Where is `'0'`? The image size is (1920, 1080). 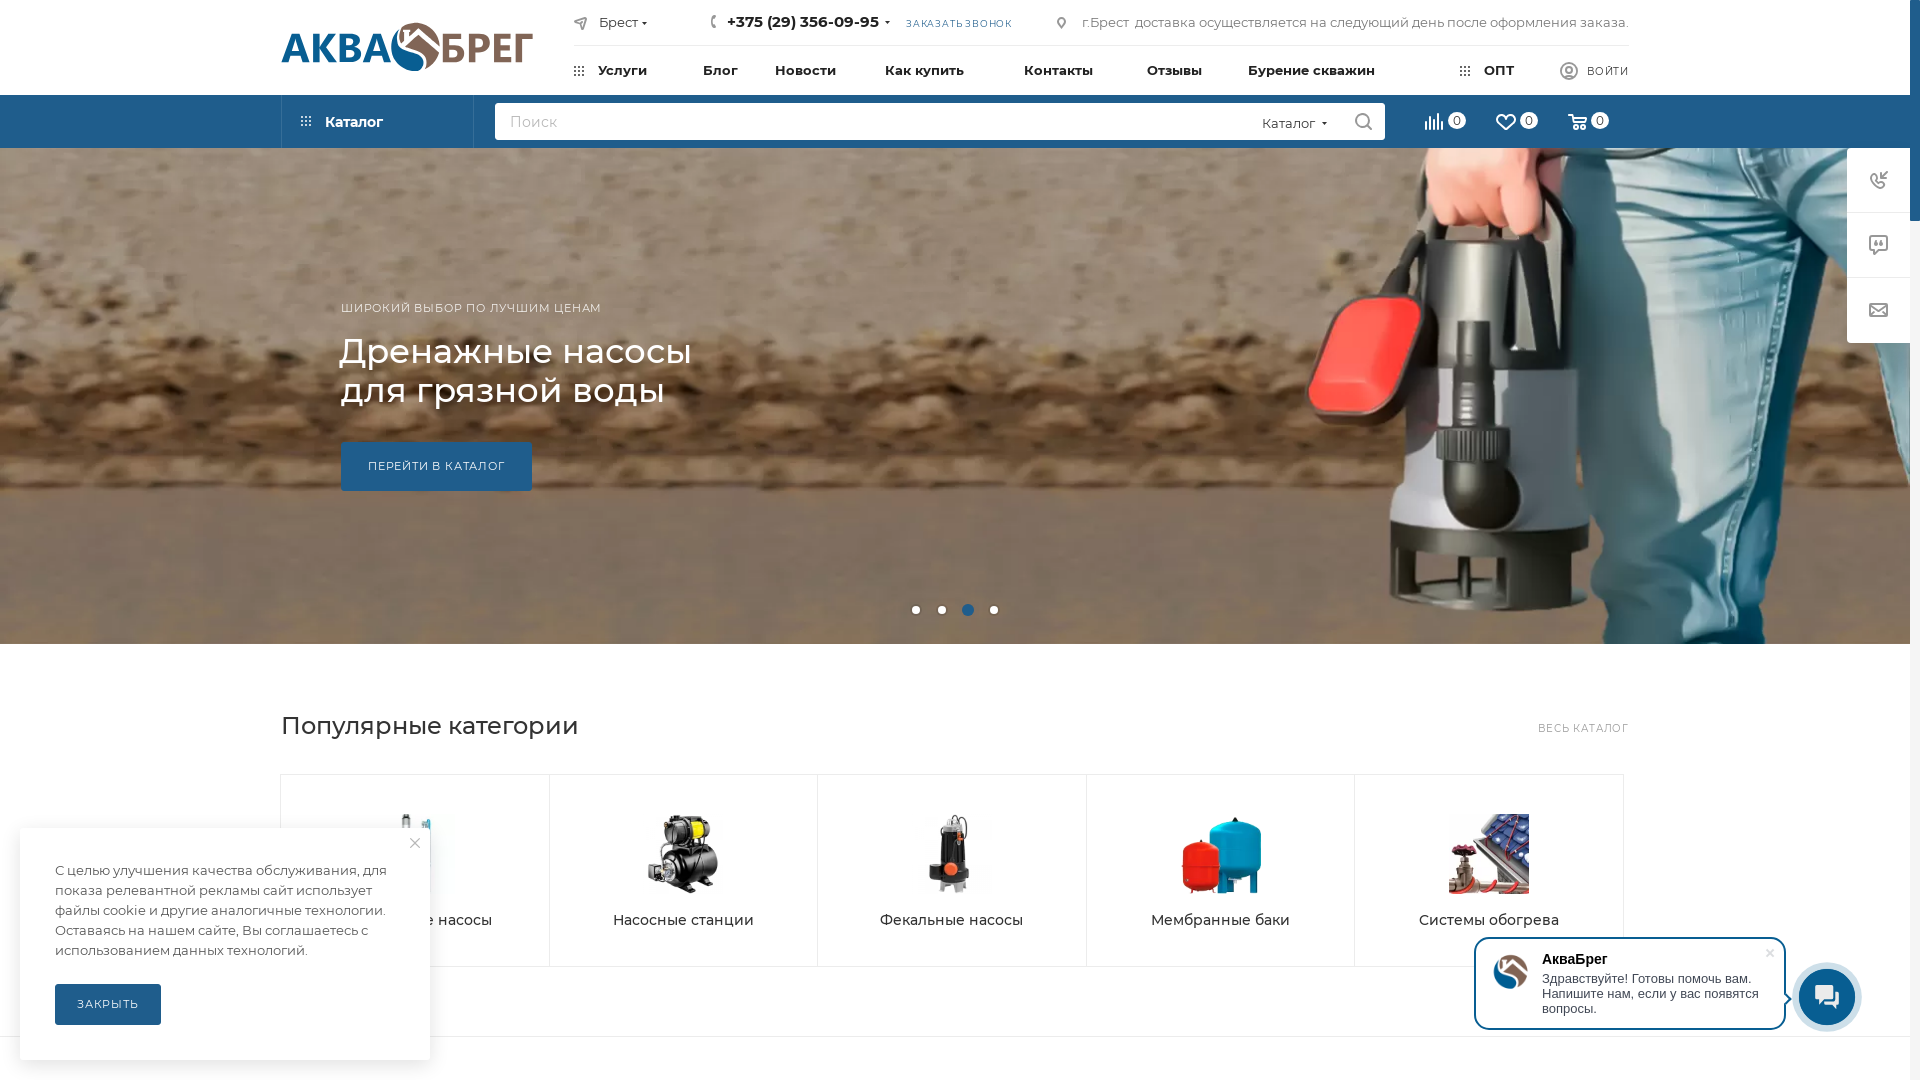
'0' is located at coordinates (1482, 124).